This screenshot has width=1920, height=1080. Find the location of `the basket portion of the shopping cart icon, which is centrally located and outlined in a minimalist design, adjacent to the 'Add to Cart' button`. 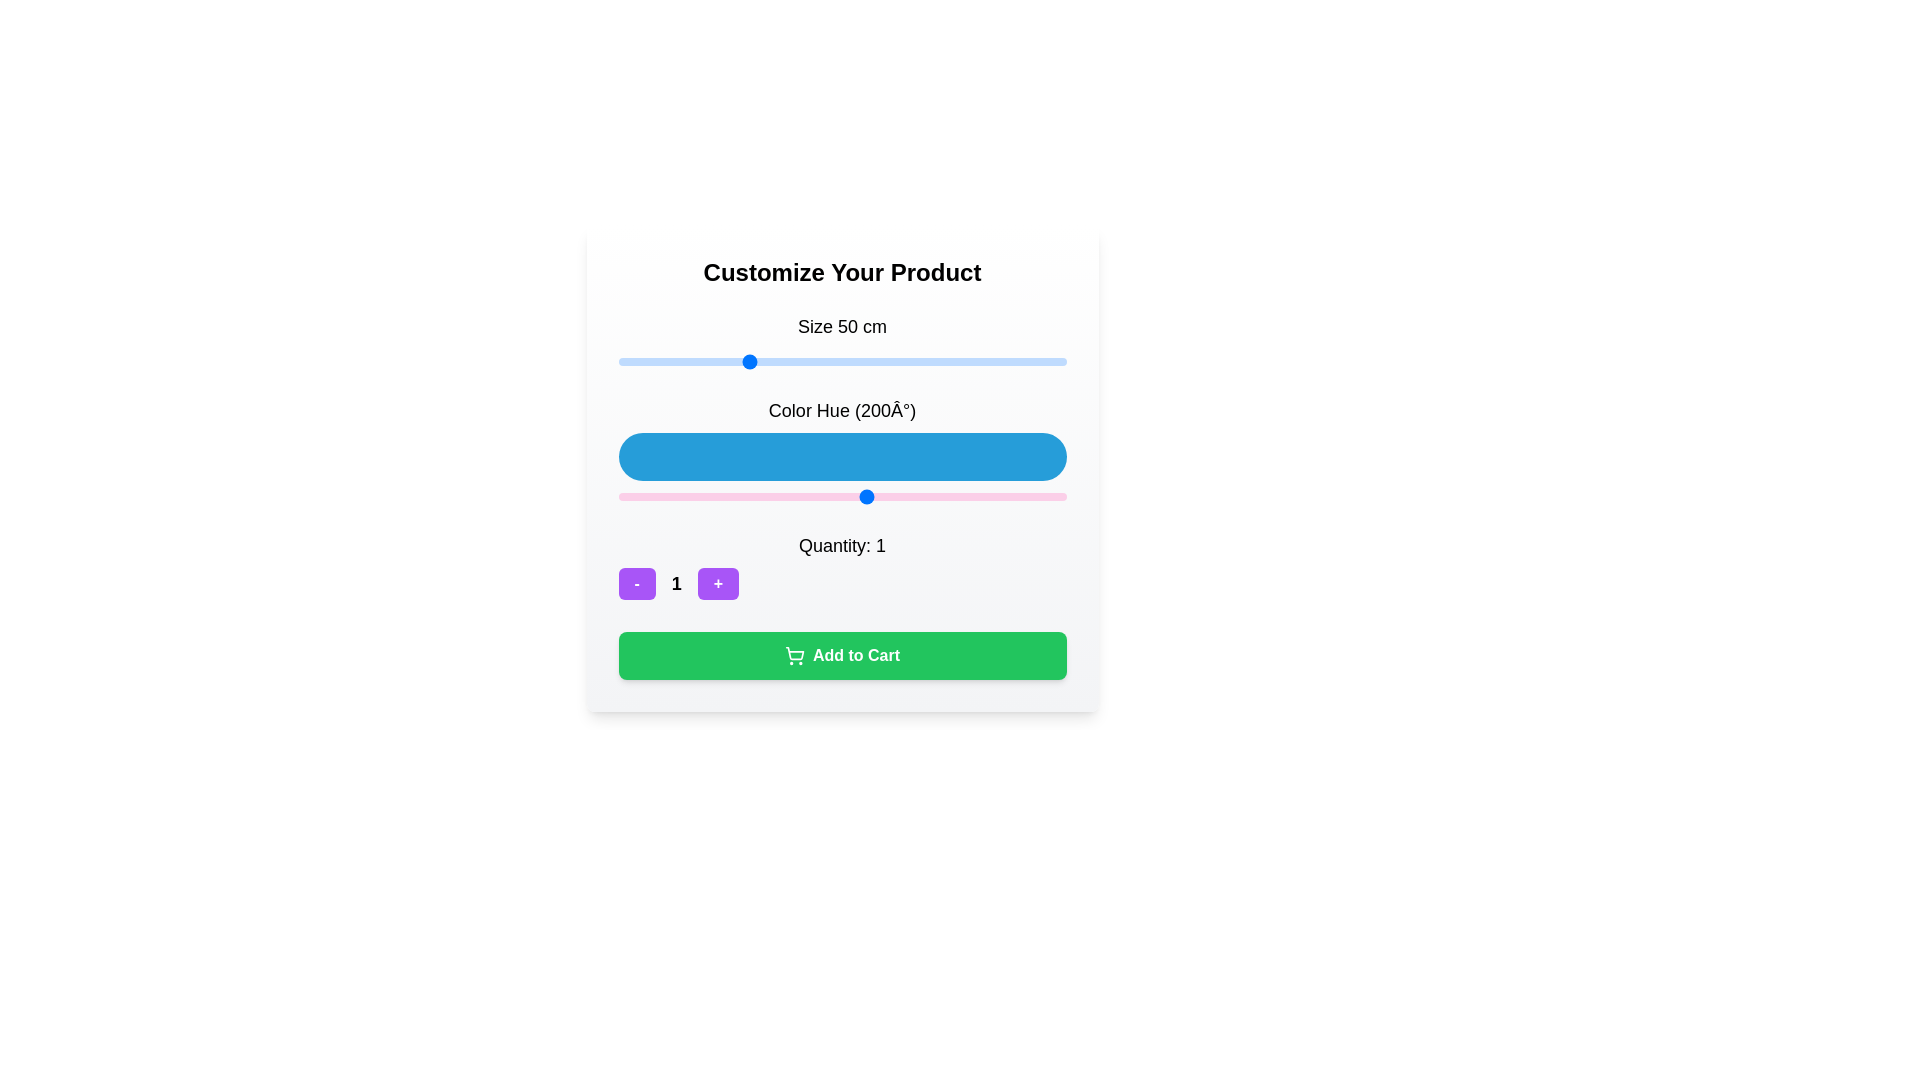

the basket portion of the shopping cart icon, which is centrally located and outlined in a minimalist design, adjacent to the 'Add to Cart' button is located at coordinates (794, 653).